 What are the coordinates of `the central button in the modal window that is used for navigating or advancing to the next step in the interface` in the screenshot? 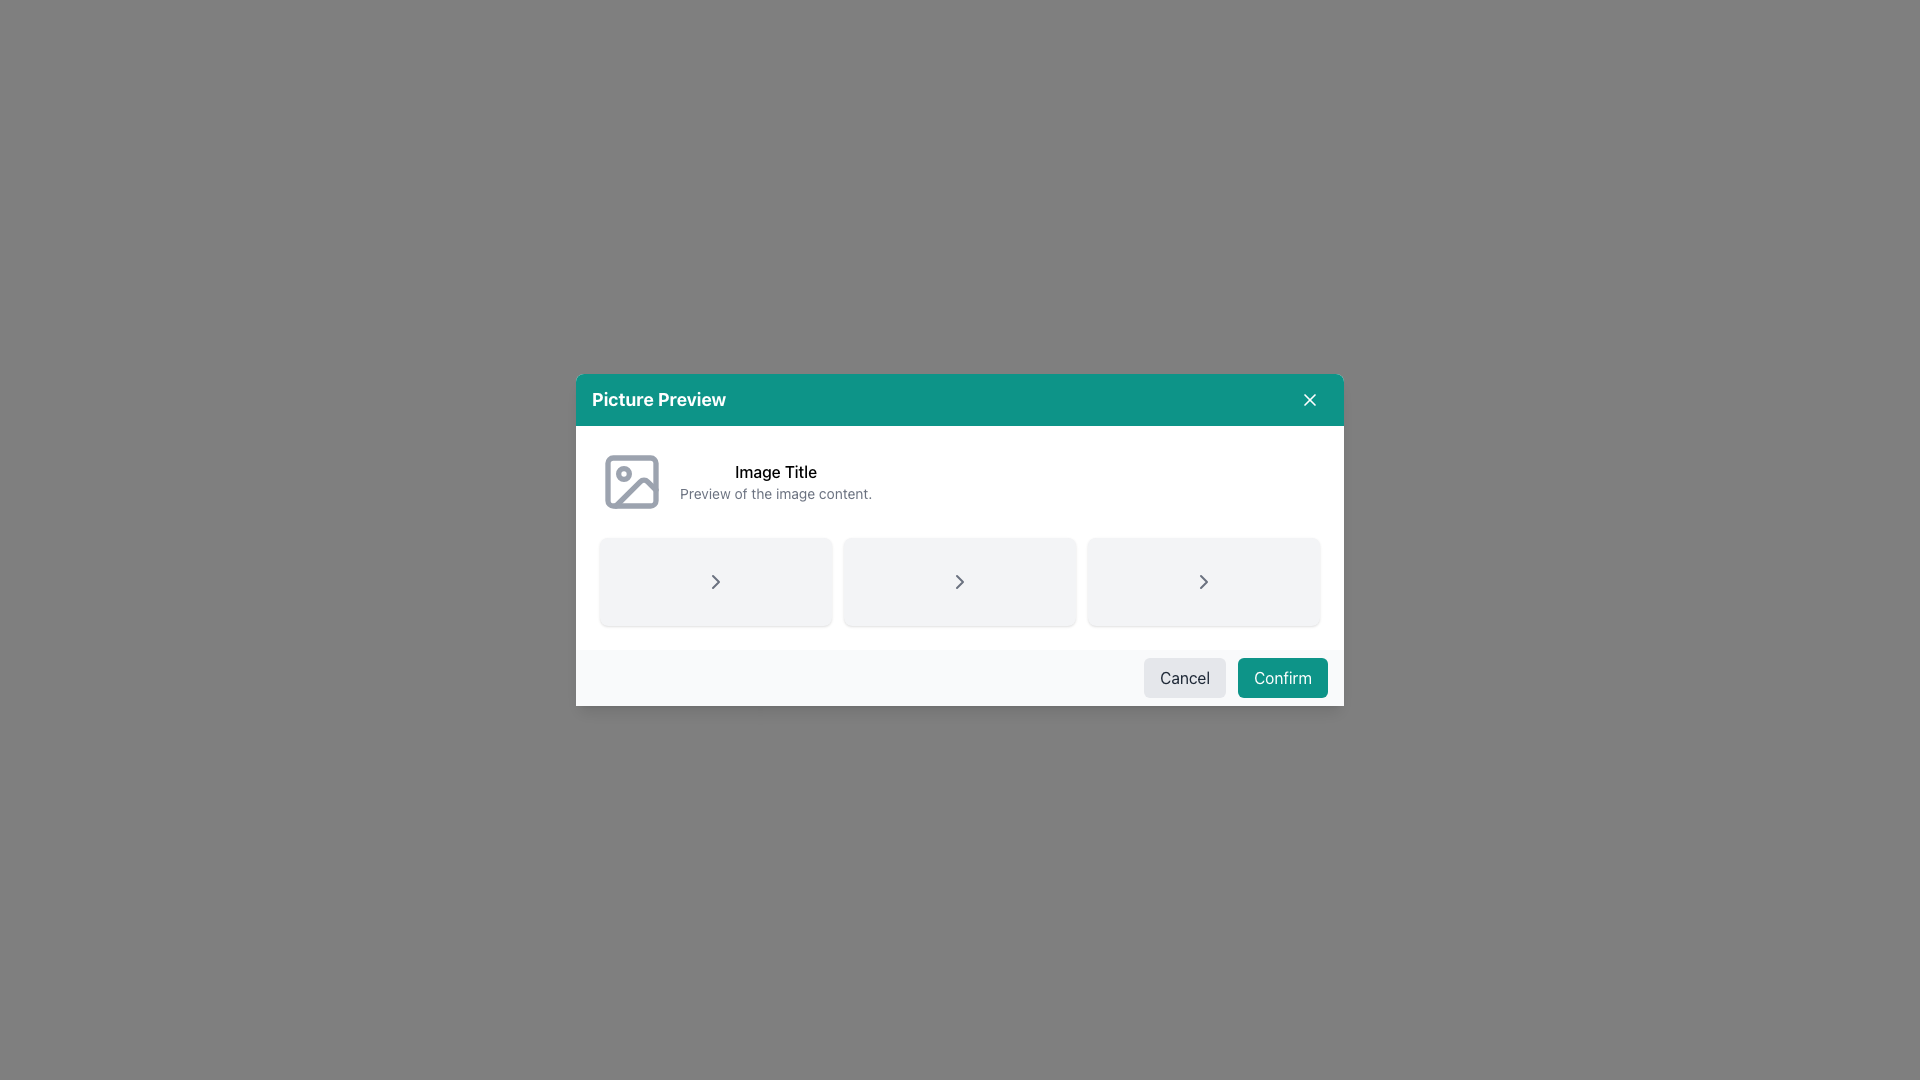 It's located at (960, 582).